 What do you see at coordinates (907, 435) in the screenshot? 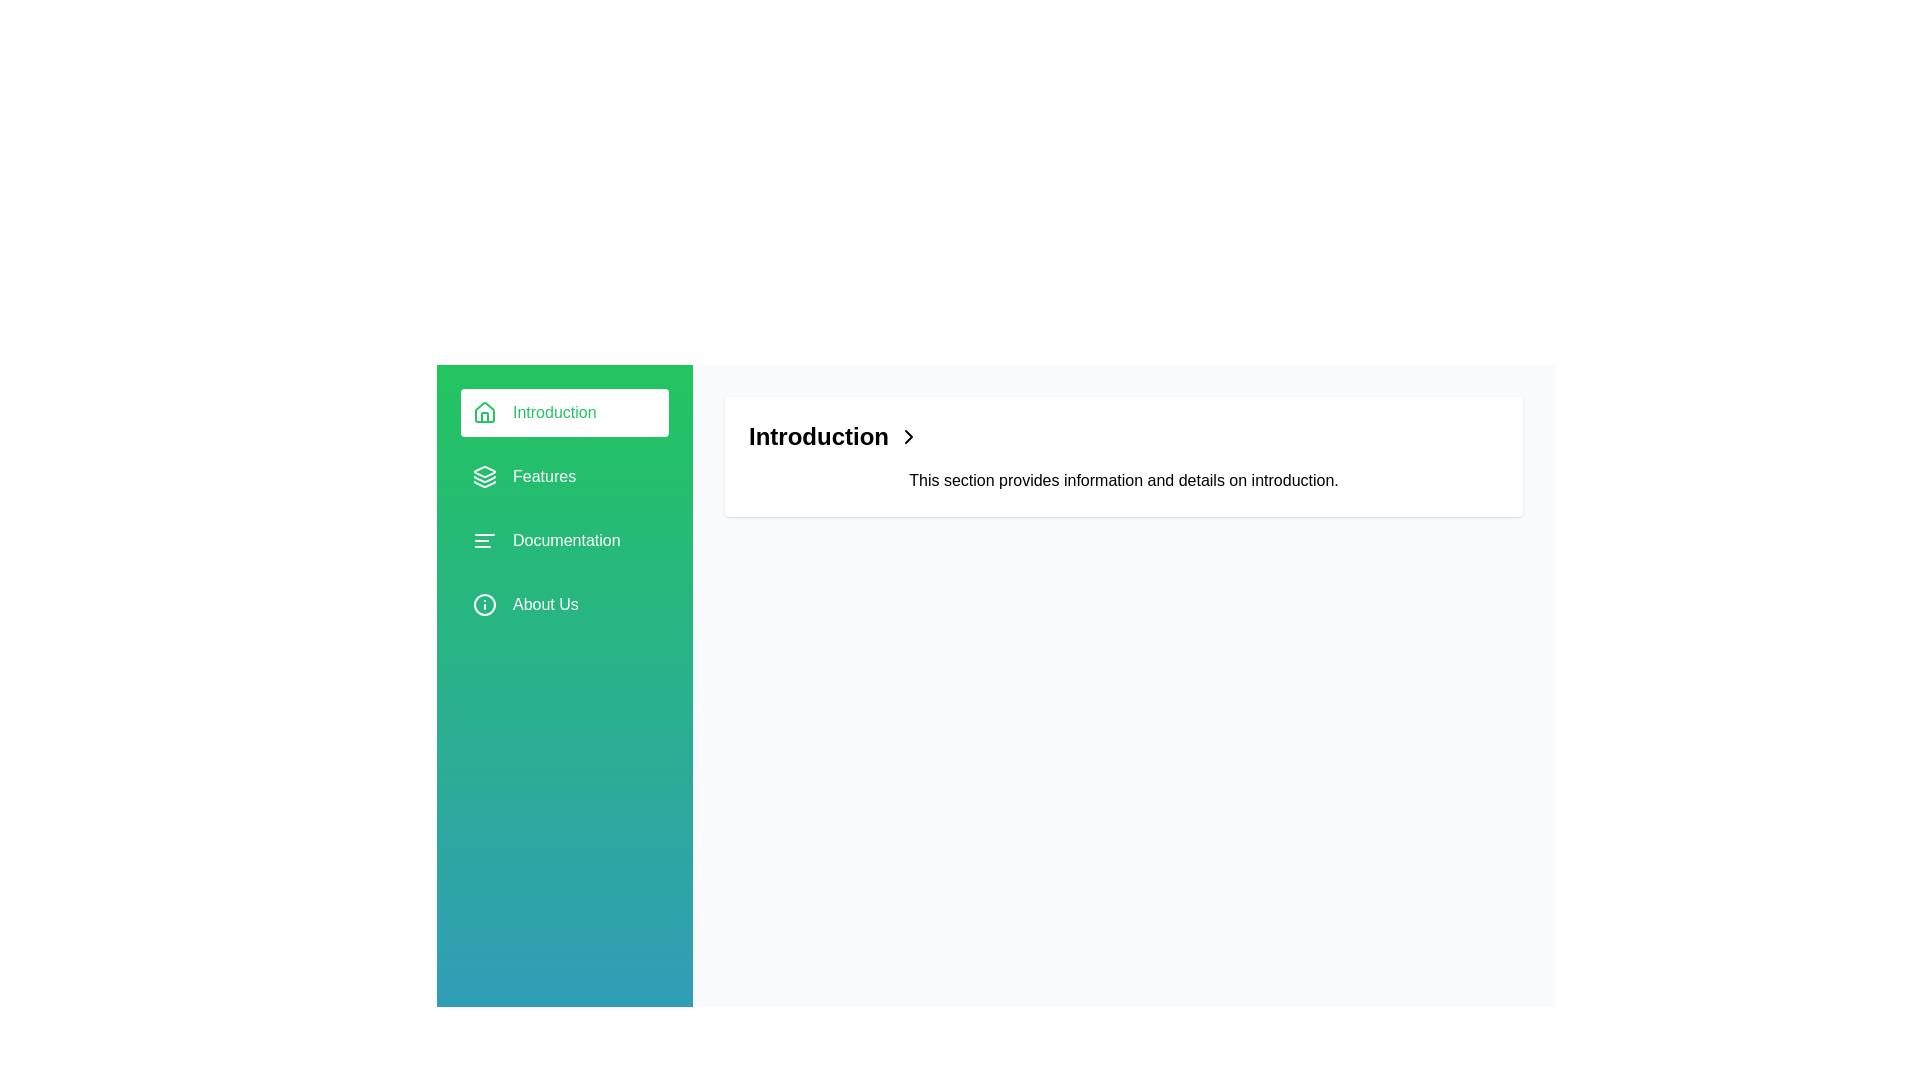
I see `the chevron icon located in the heading bar of the 'Introduction' section, positioned to the right of the text 'Introduction'` at bounding box center [907, 435].